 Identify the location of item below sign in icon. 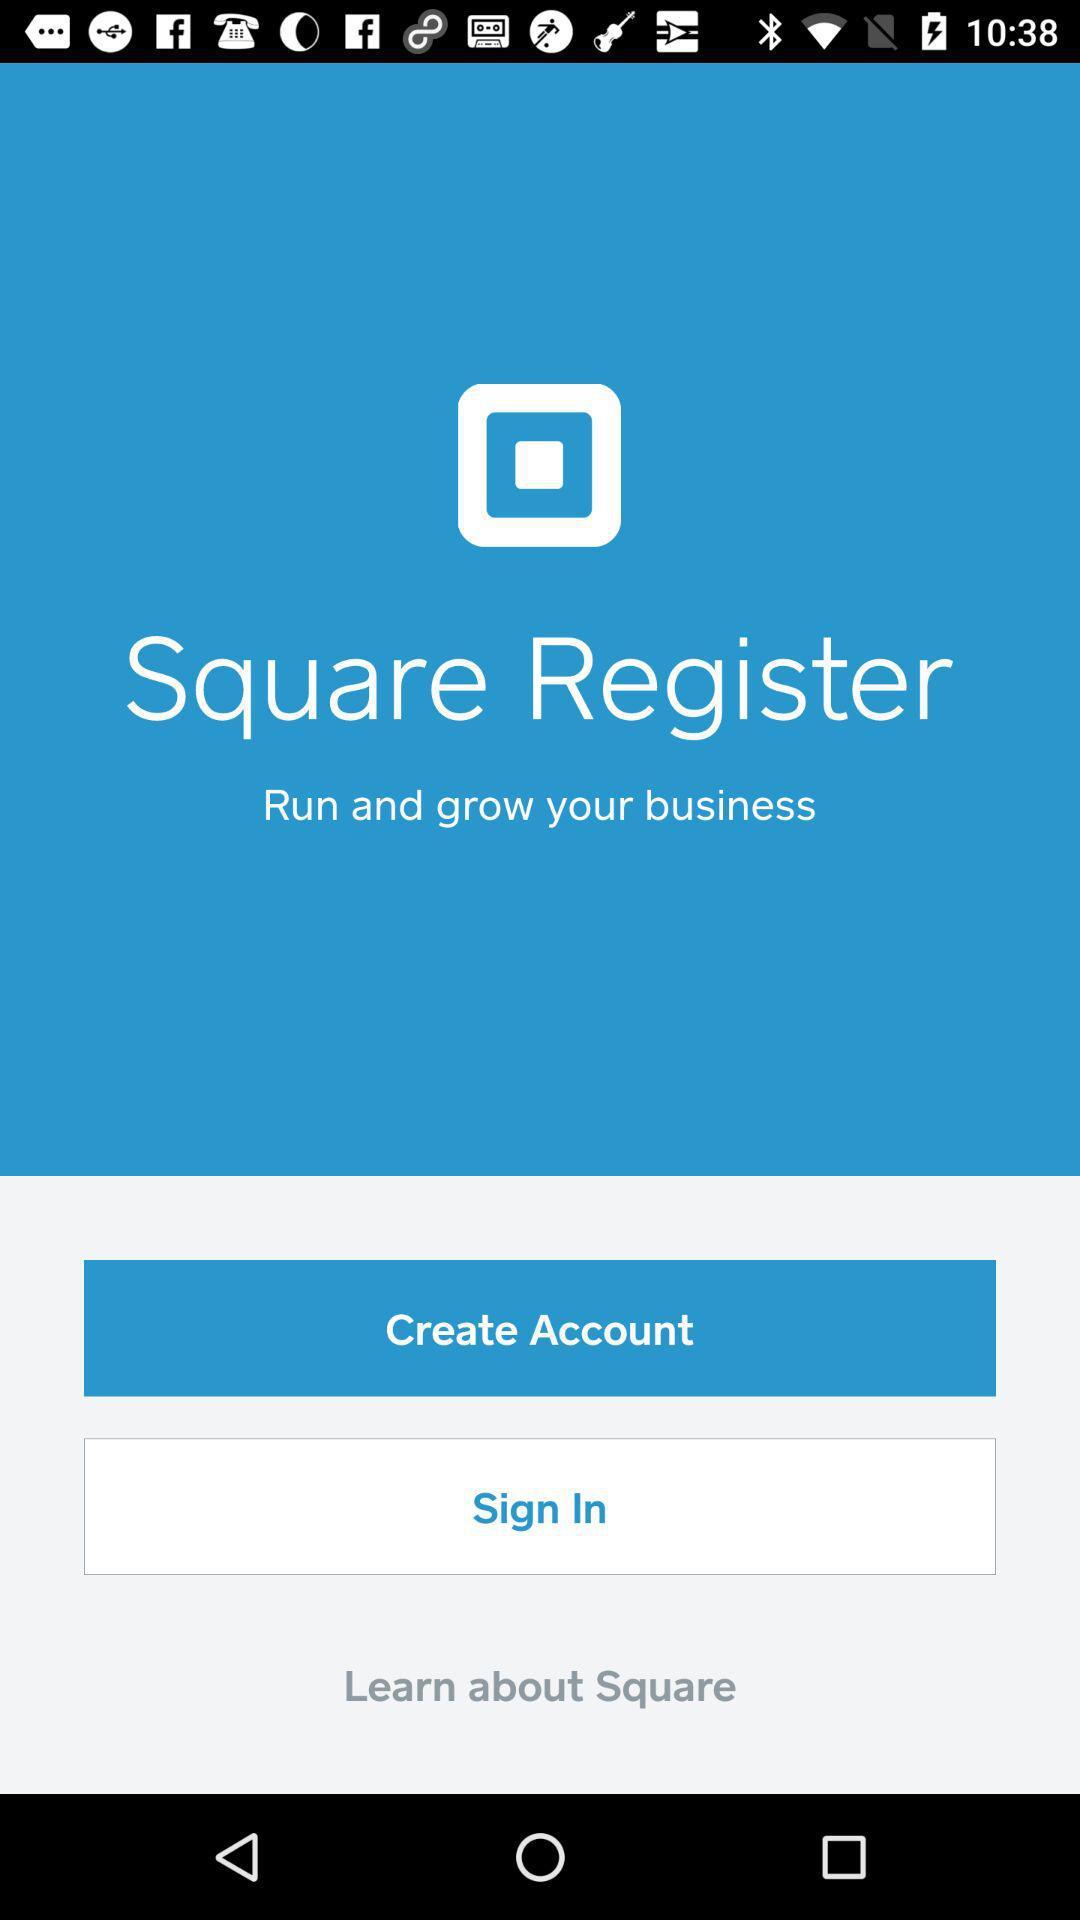
(540, 1683).